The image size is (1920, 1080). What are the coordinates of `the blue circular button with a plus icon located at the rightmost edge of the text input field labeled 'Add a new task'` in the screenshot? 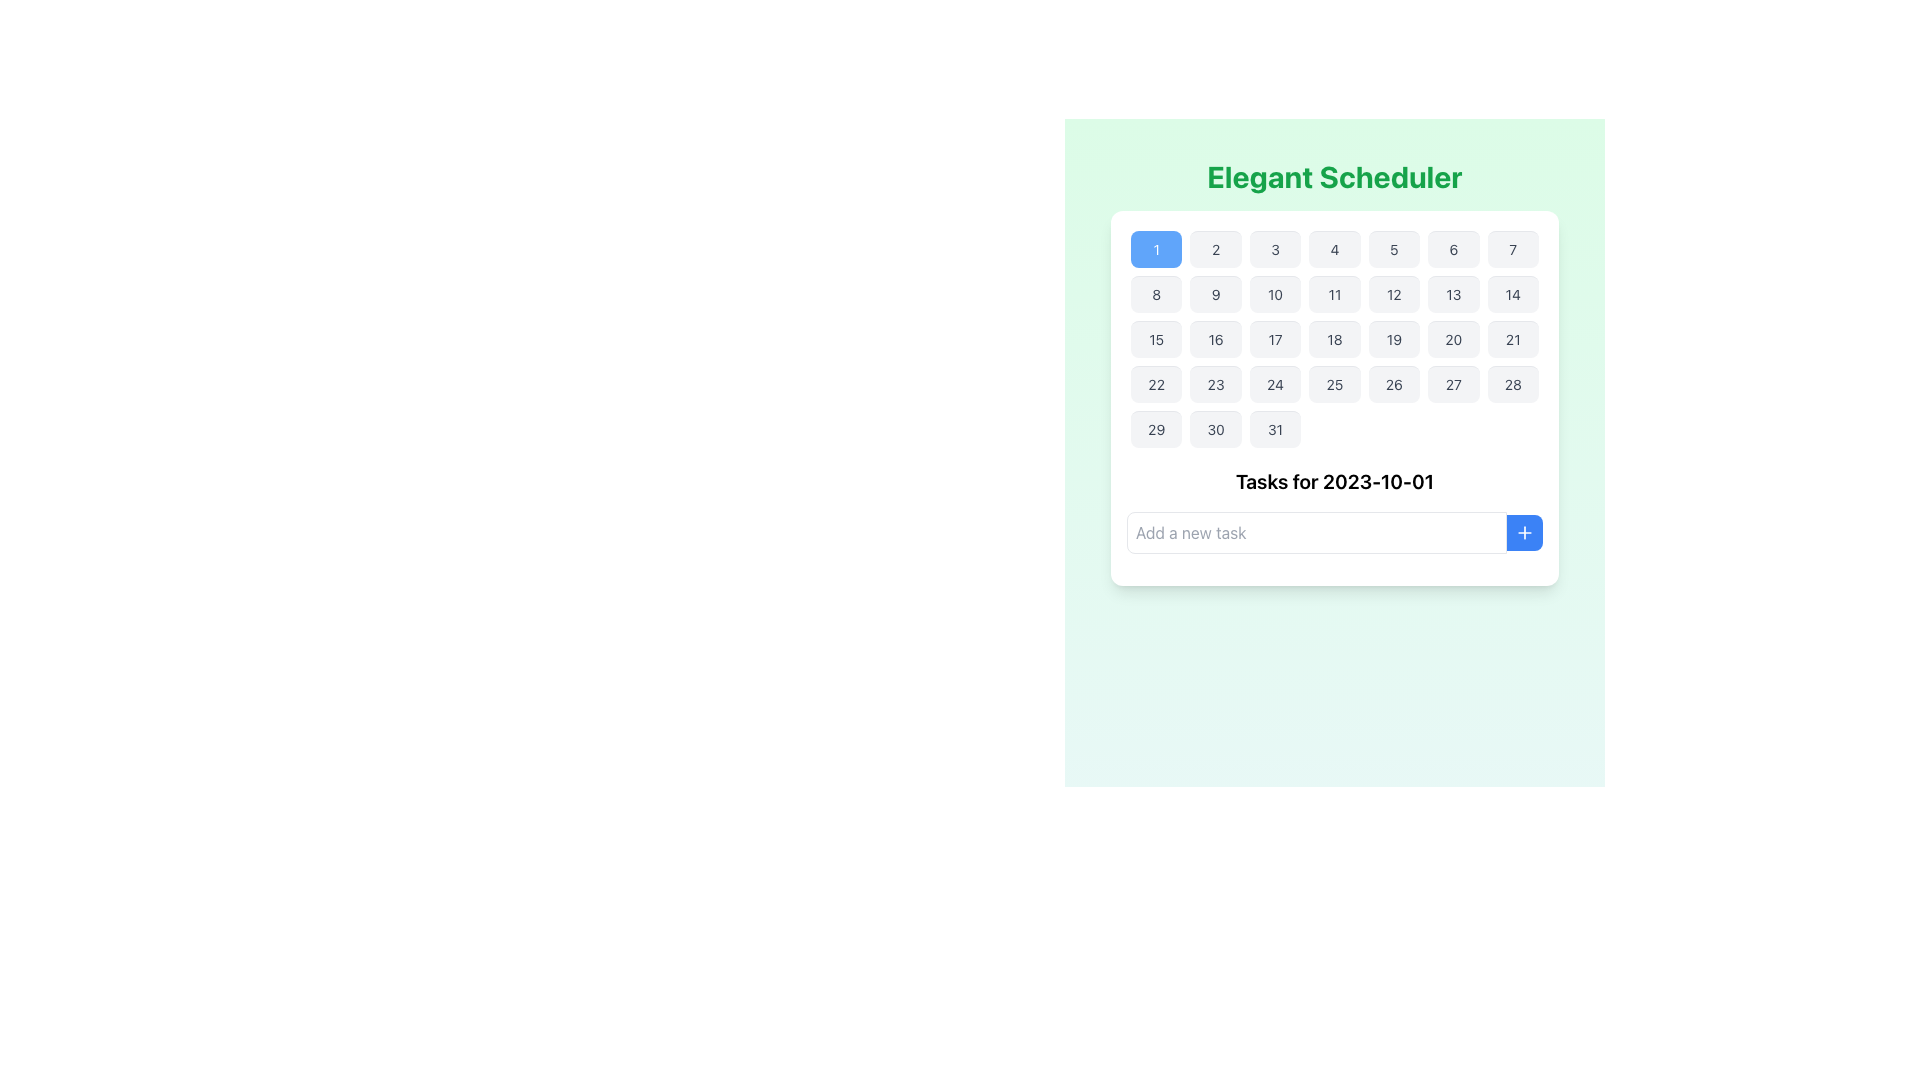 It's located at (1524, 531).